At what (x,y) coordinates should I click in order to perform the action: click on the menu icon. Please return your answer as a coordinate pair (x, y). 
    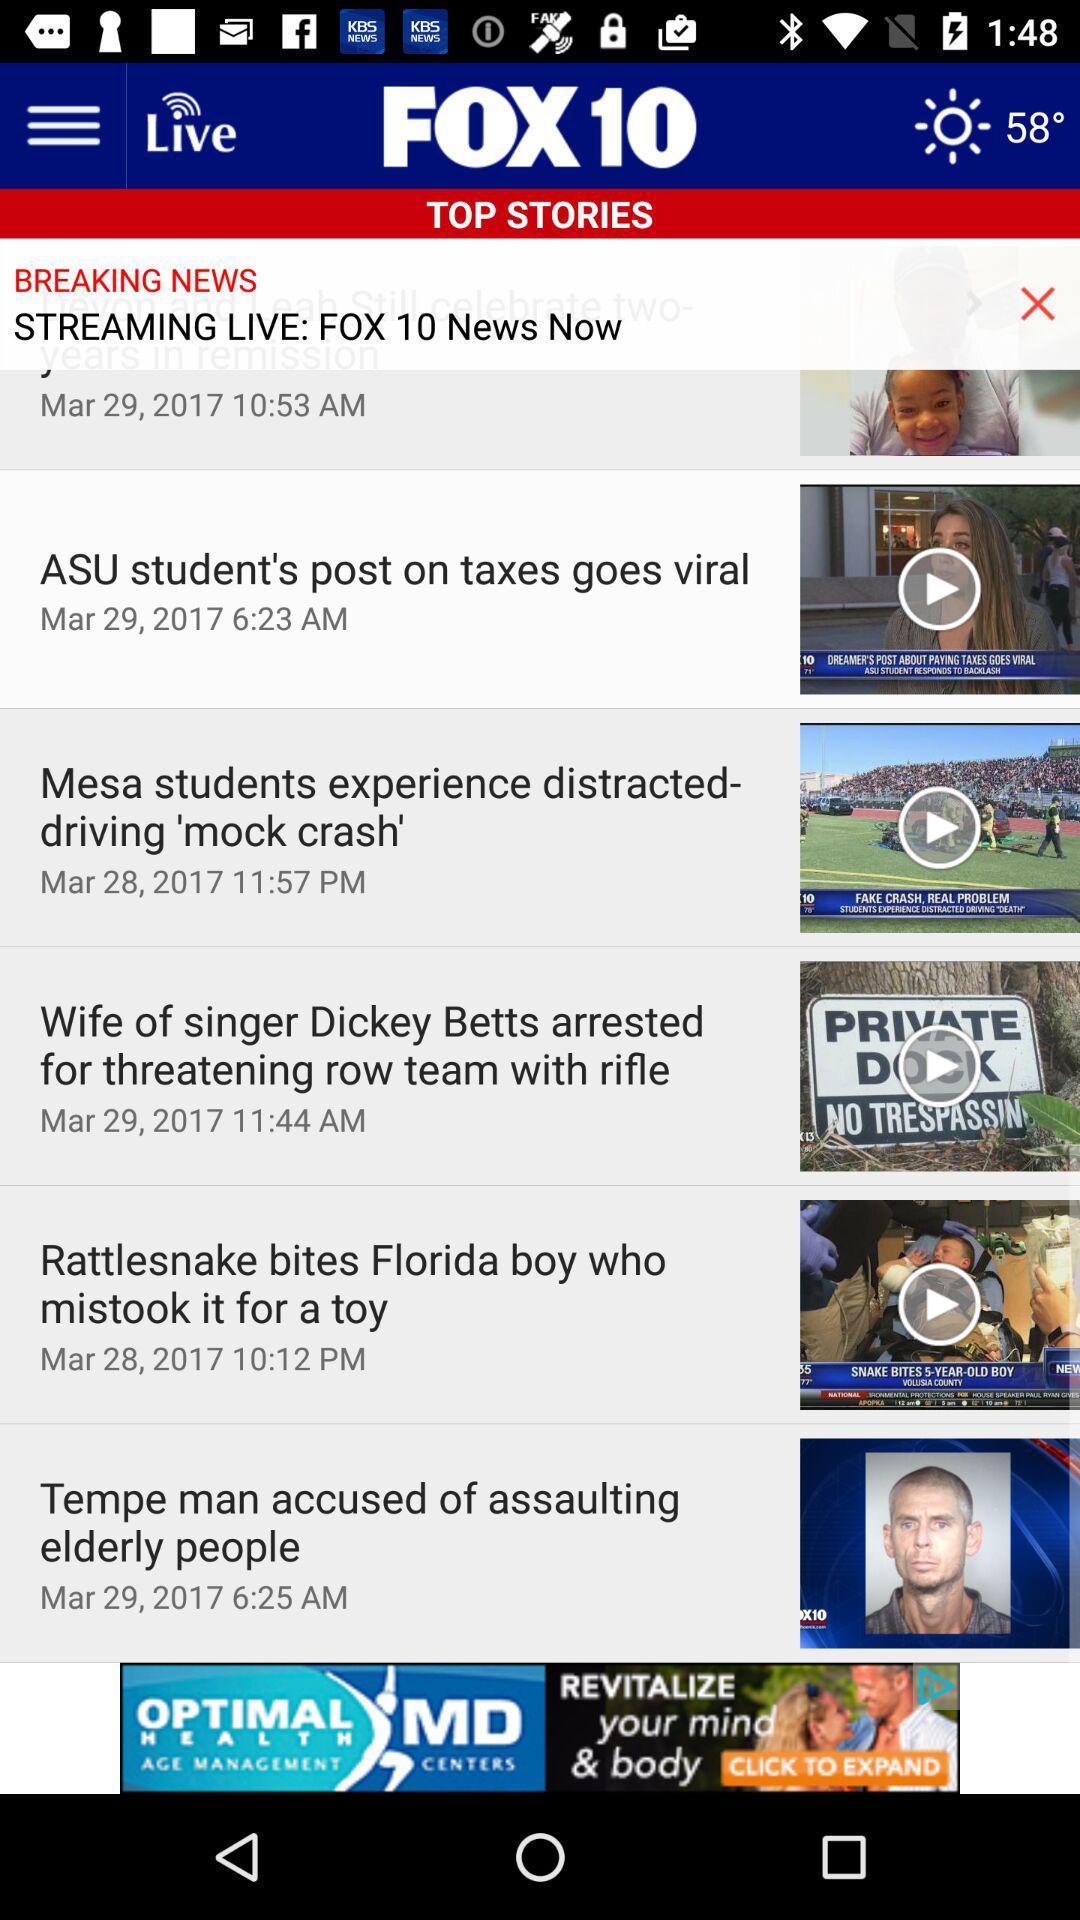
    Looking at the image, I should click on (61, 124).